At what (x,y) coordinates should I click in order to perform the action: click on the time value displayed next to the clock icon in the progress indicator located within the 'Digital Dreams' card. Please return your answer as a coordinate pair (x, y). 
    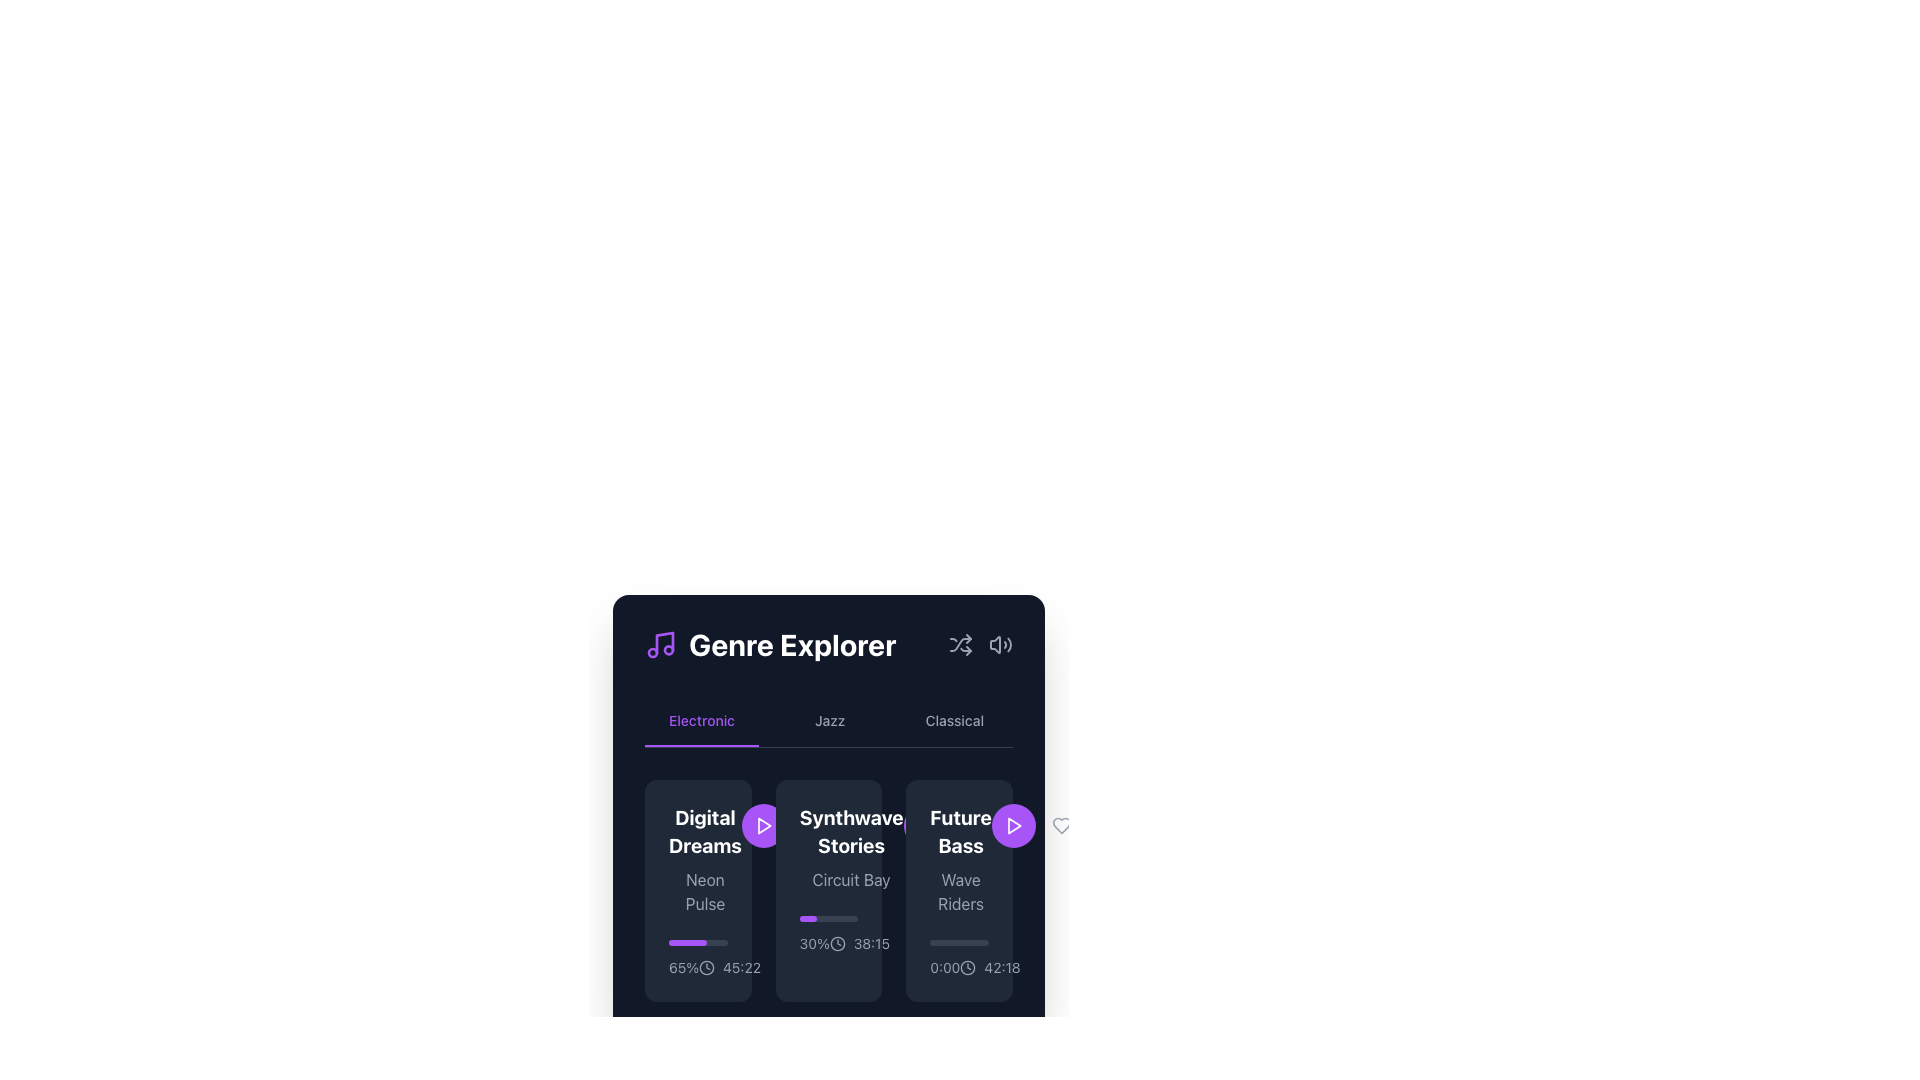
    Looking at the image, I should click on (698, 958).